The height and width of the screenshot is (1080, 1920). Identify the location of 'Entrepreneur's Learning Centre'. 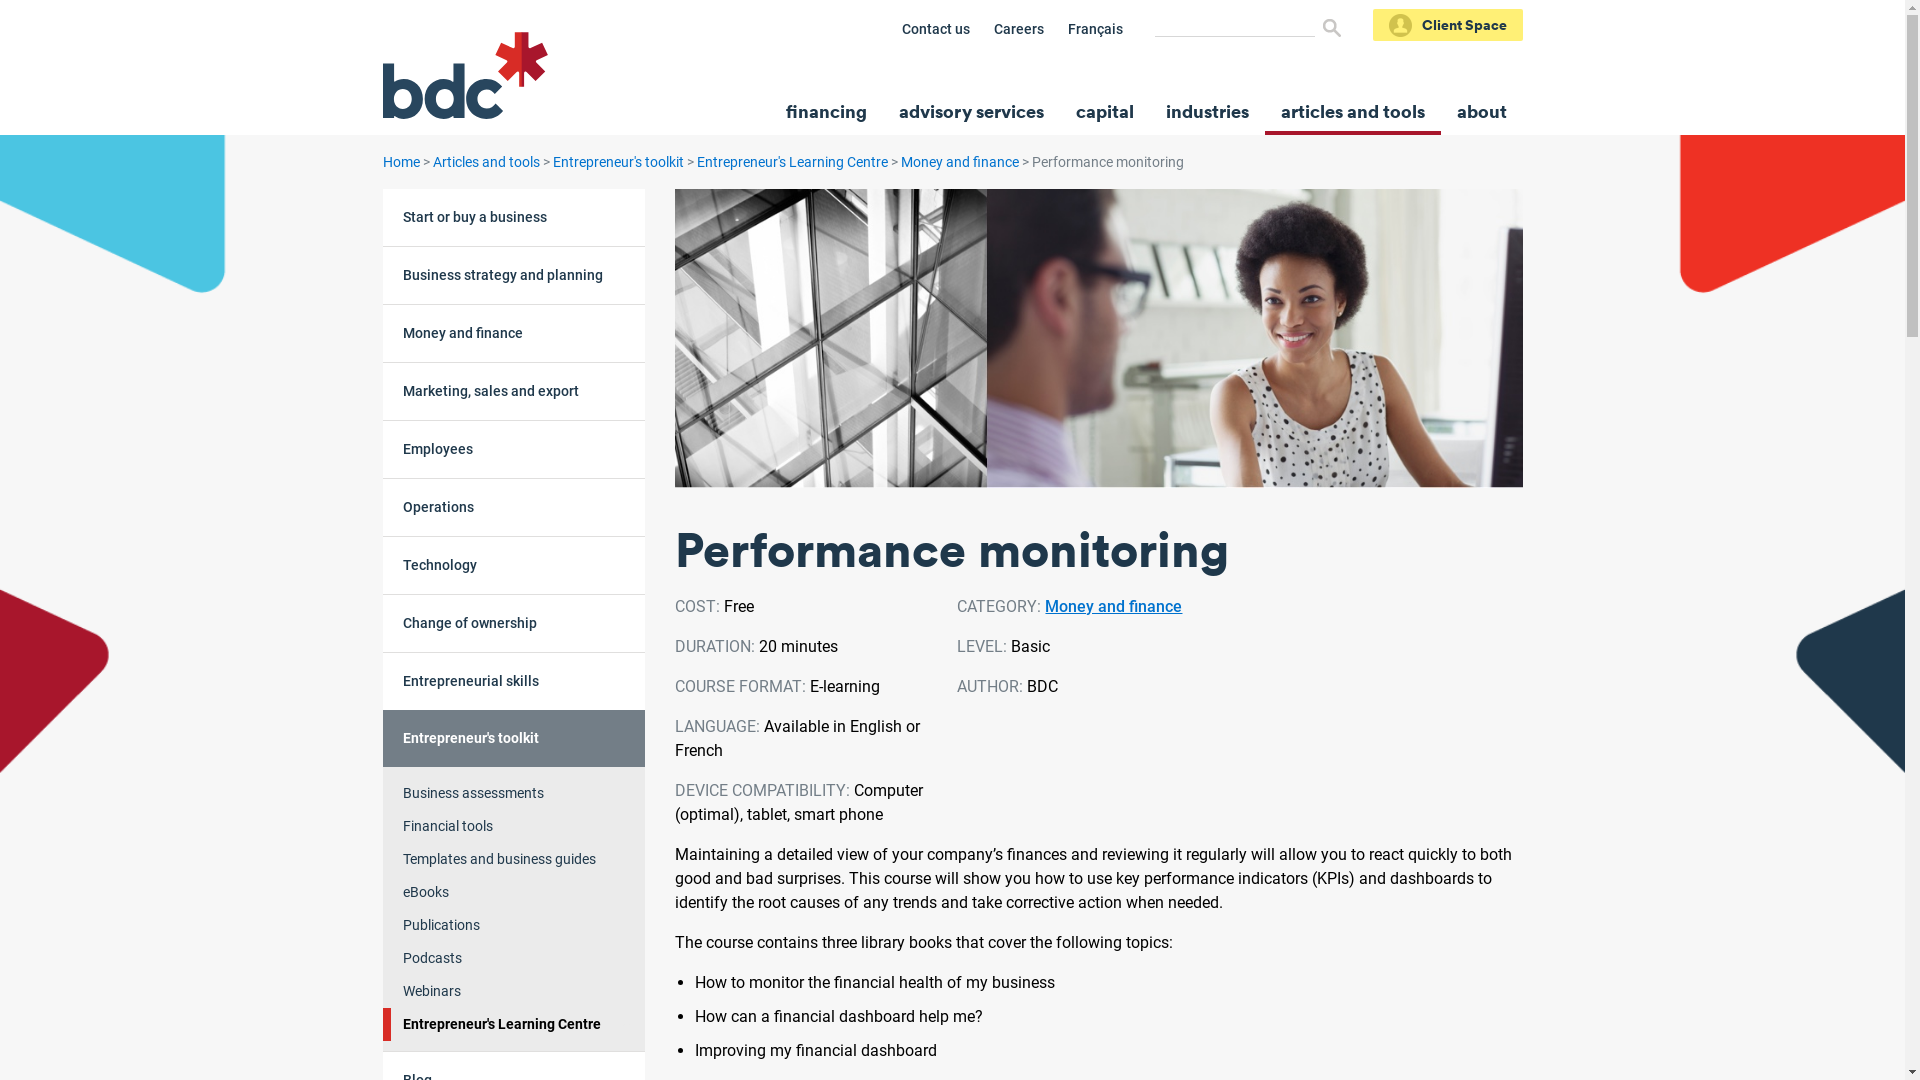
(513, 1024).